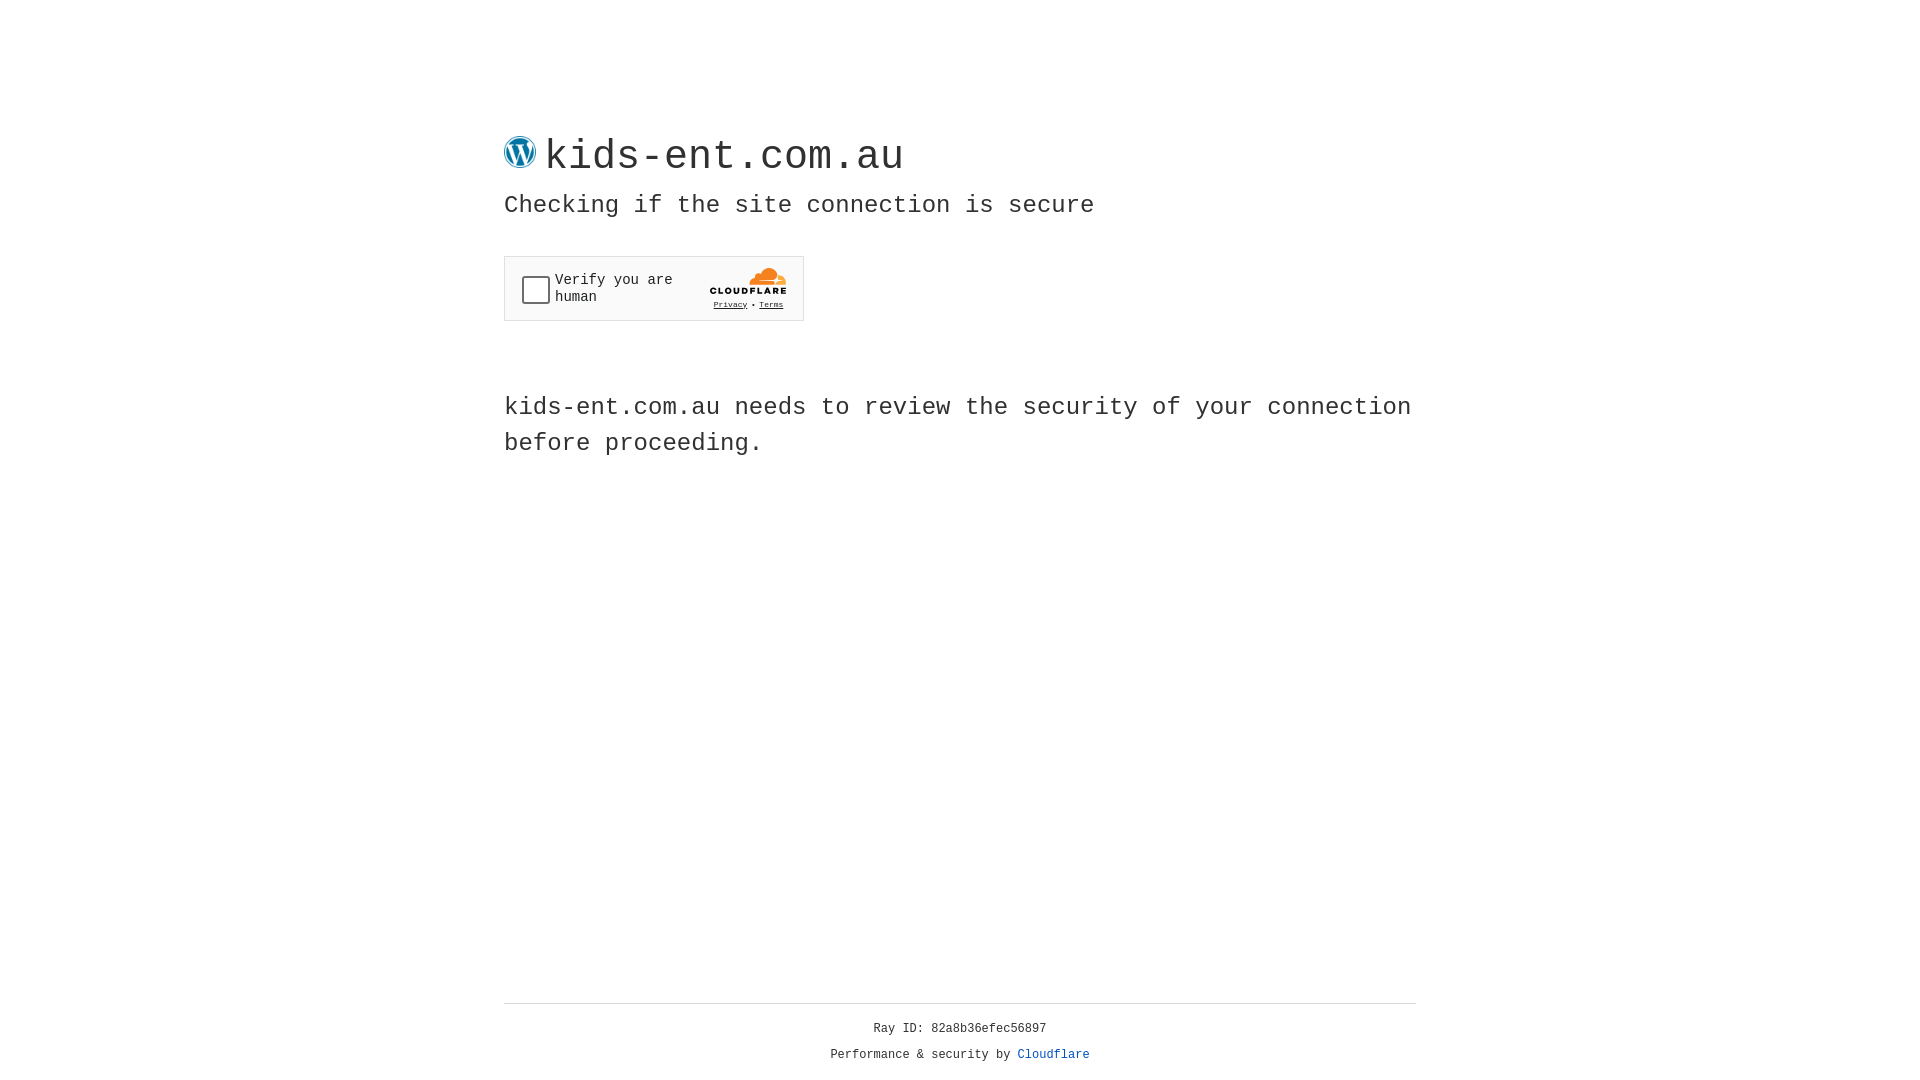 The image size is (1920, 1080). What do you see at coordinates (653, 288) in the screenshot?
I see `'Widget containing a Cloudflare security challenge'` at bounding box center [653, 288].